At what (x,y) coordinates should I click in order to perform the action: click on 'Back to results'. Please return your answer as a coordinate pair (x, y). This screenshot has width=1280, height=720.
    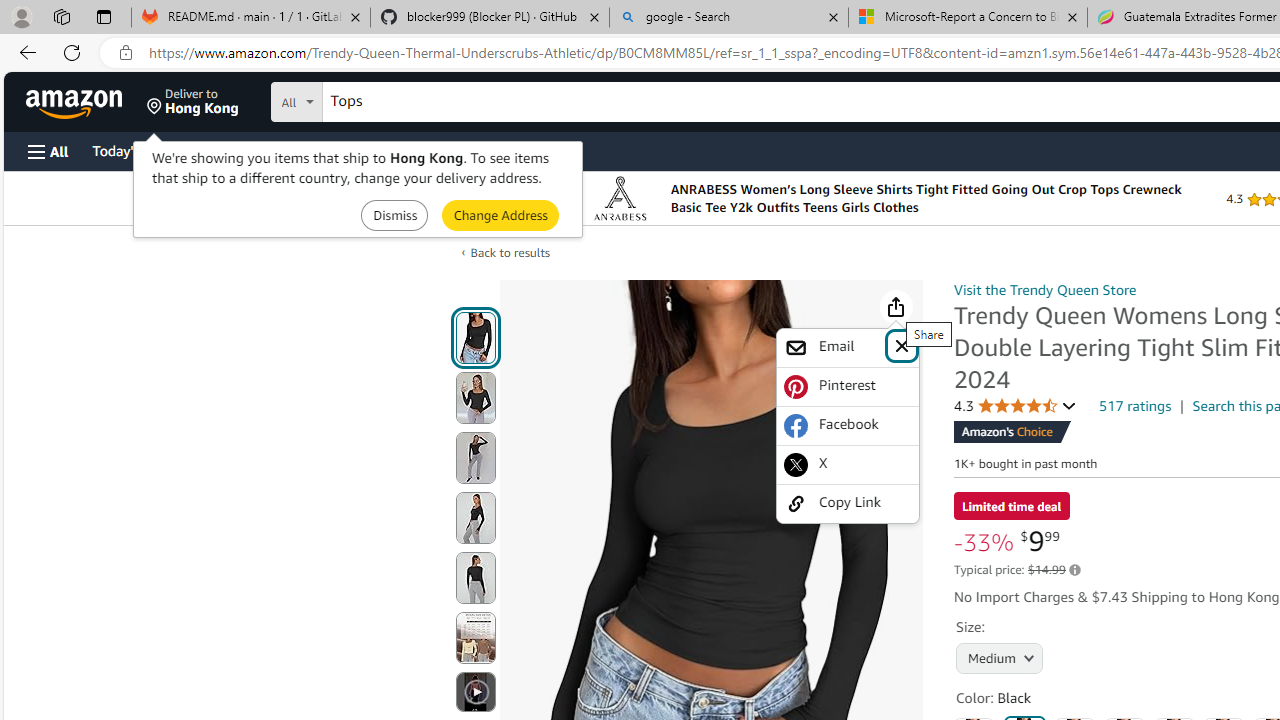
    Looking at the image, I should click on (510, 252).